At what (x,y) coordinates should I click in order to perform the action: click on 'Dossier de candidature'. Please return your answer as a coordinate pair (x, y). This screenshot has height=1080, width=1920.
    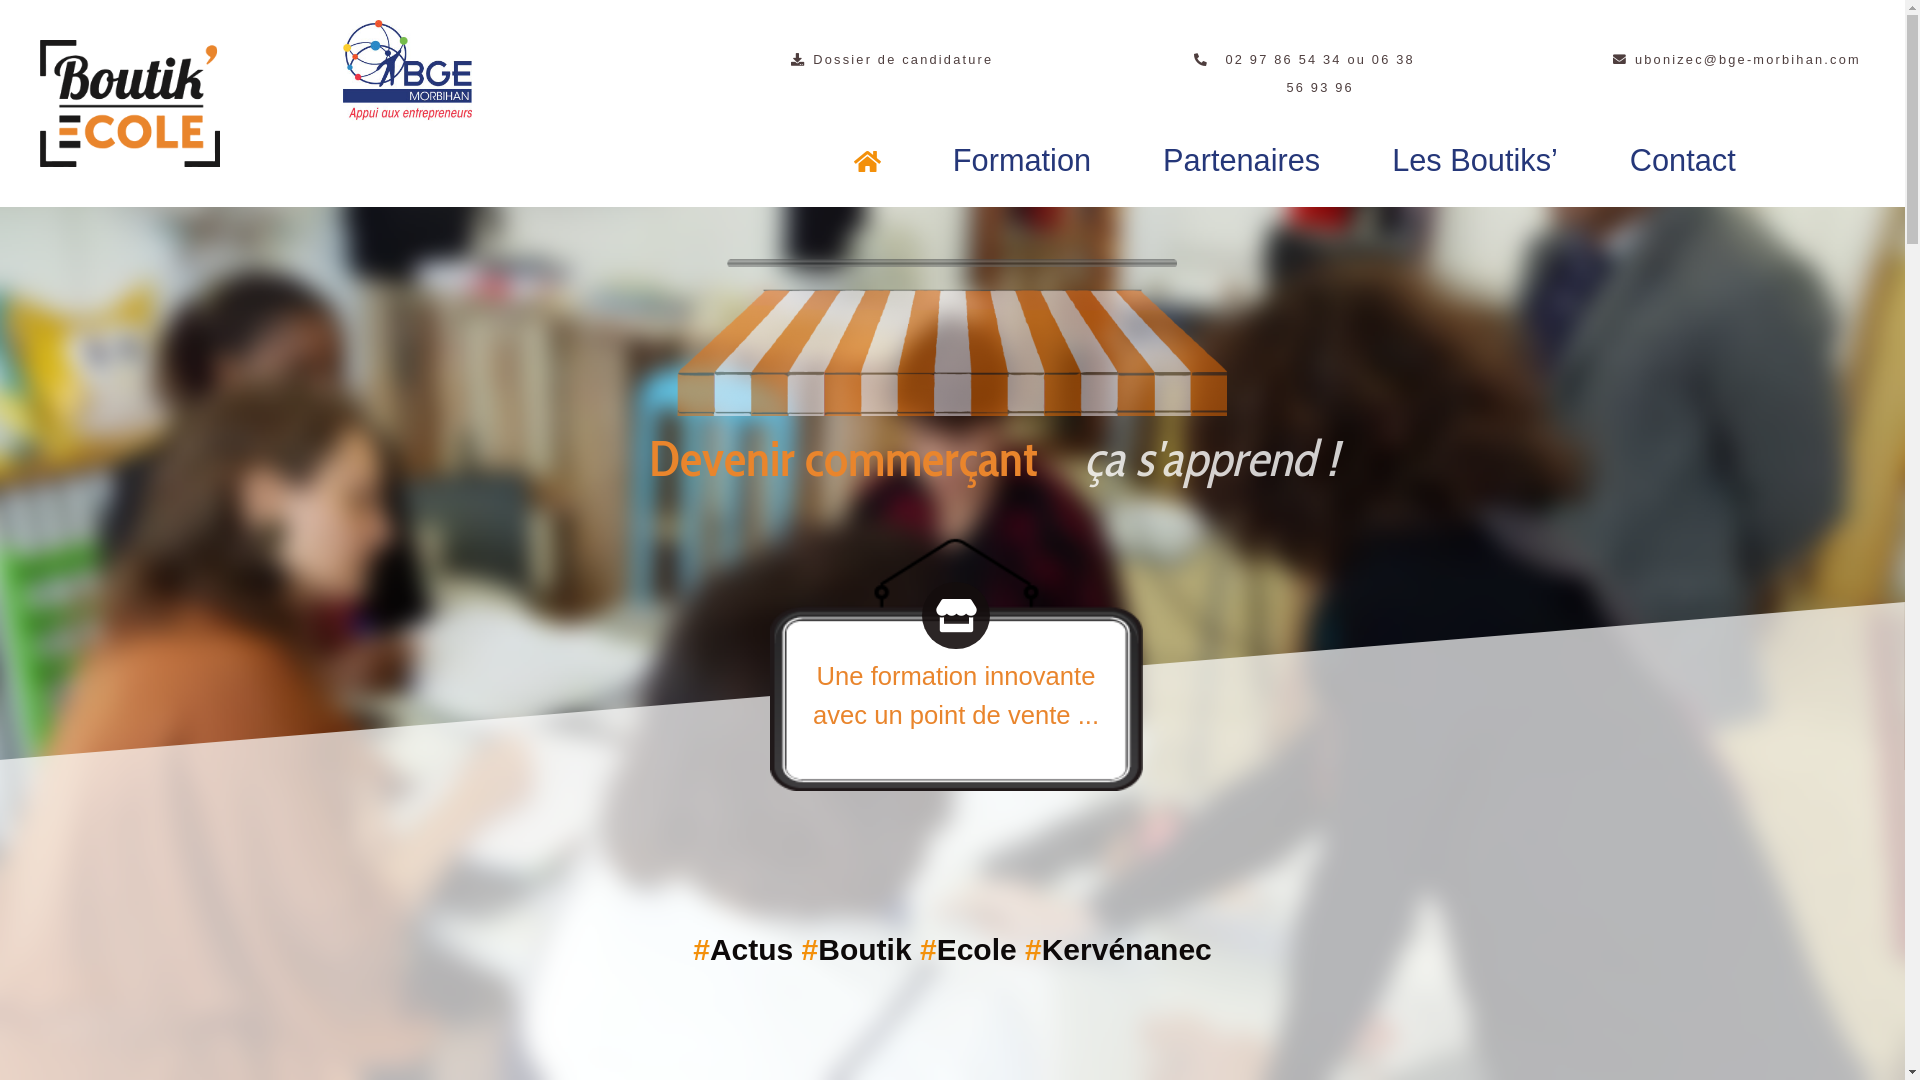
    Looking at the image, I should click on (891, 59).